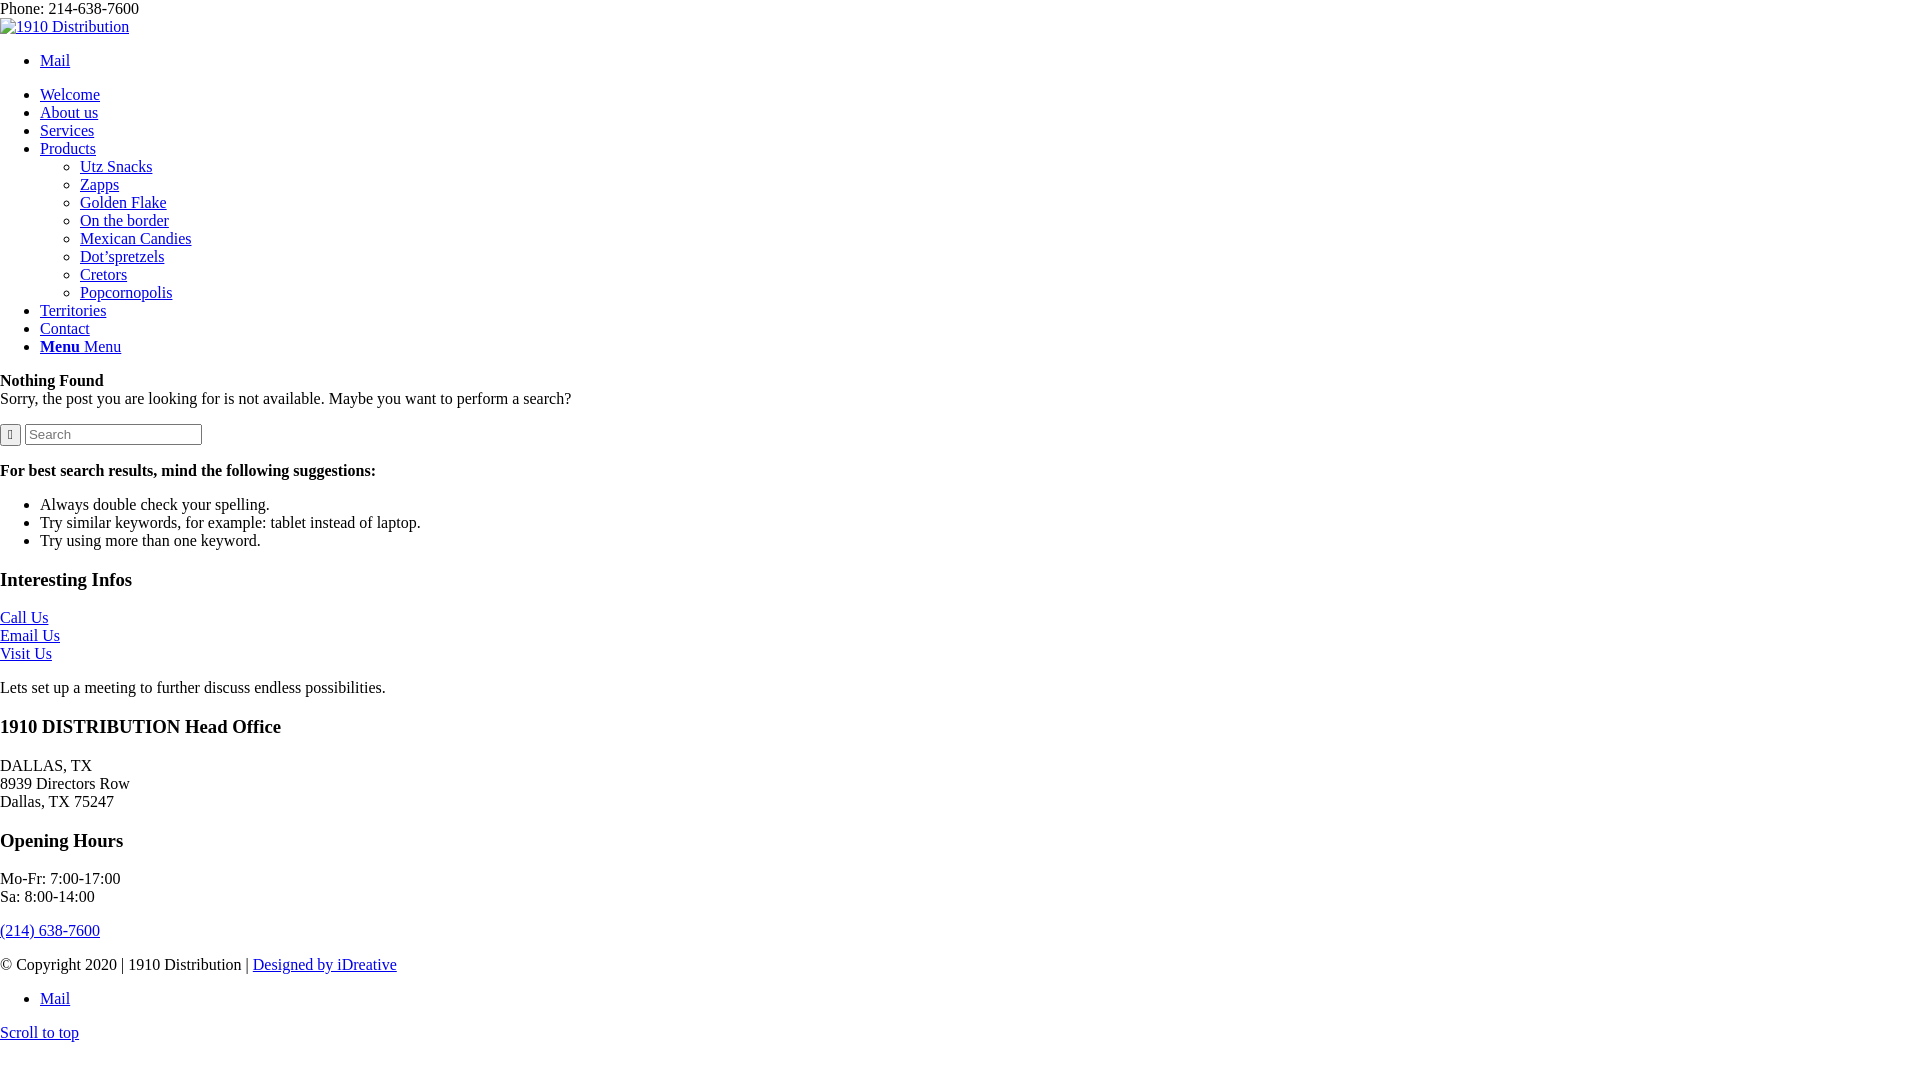 The width and height of the screenshot is (1920, 1080). I want to click on 'Utz Snacks', so click(114, 165).